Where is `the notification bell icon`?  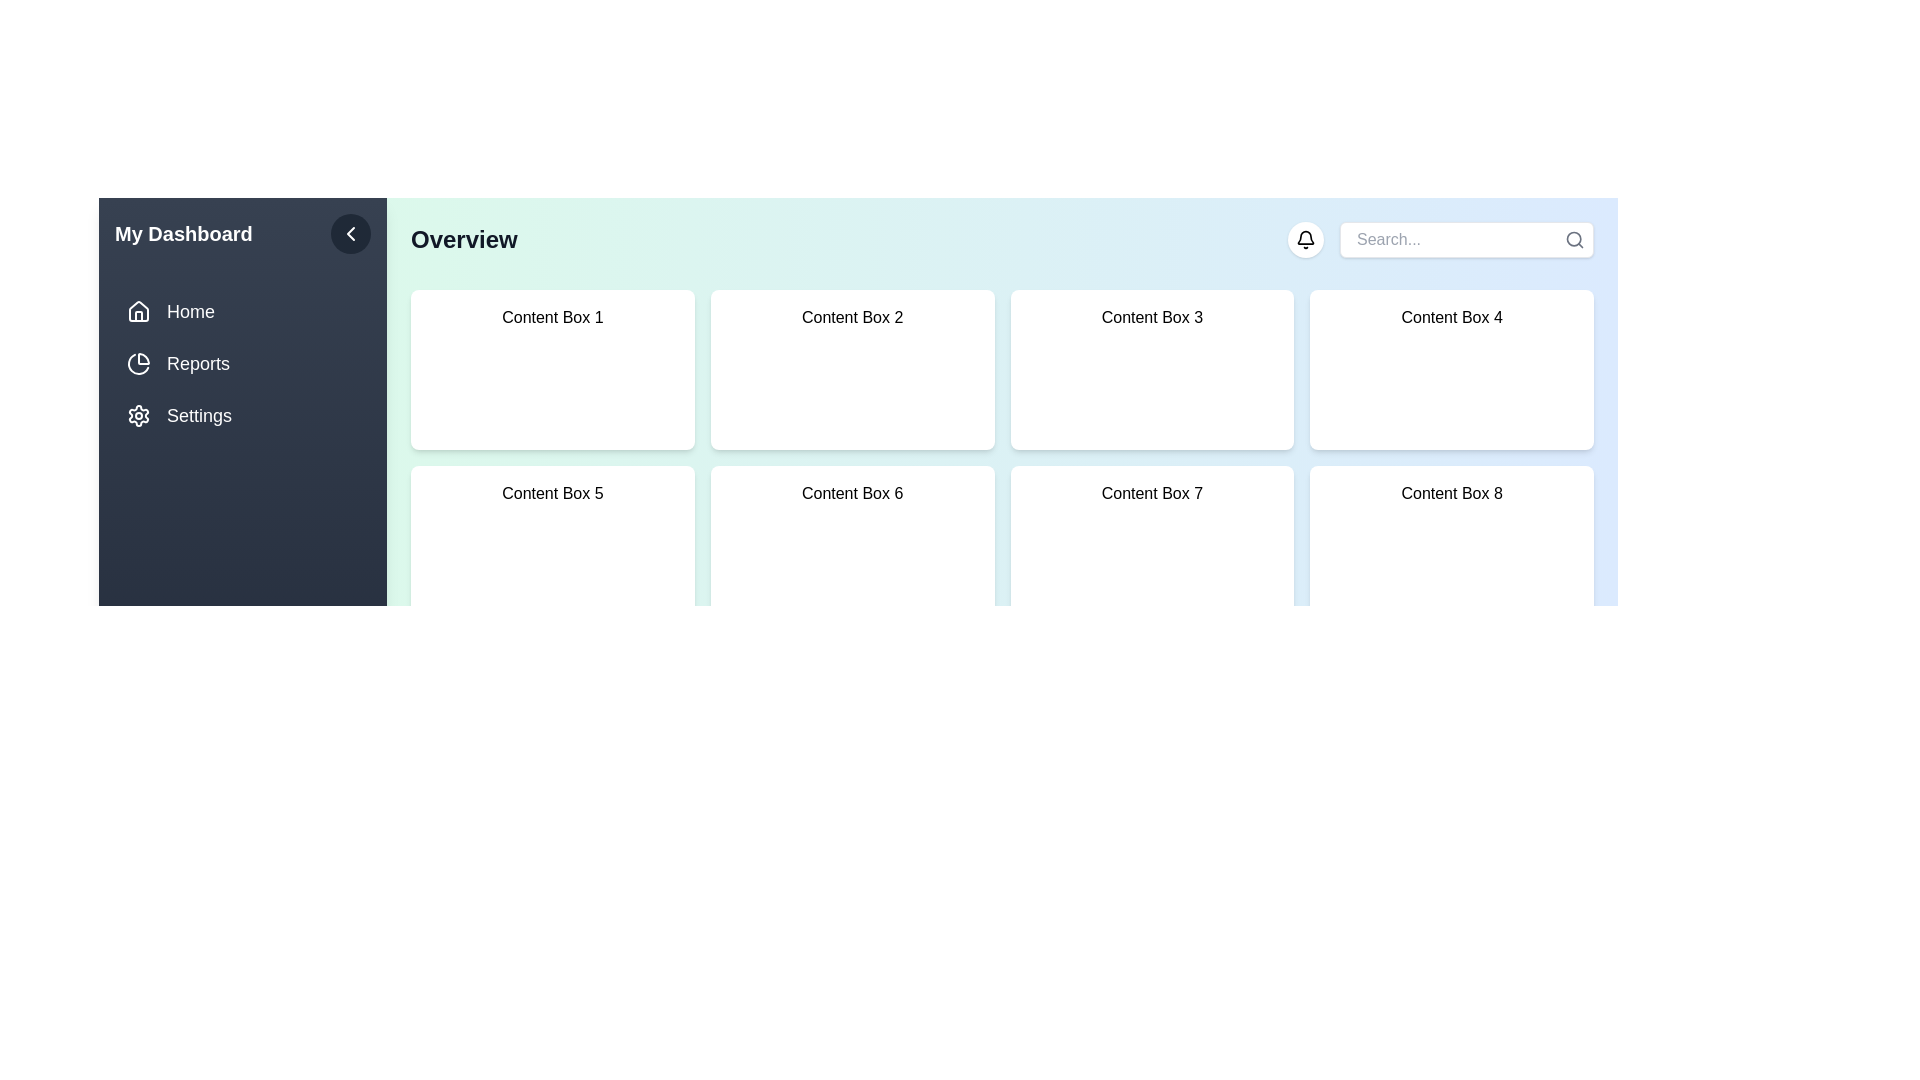
the notification bell icon is located at coordinates (1305, 238).